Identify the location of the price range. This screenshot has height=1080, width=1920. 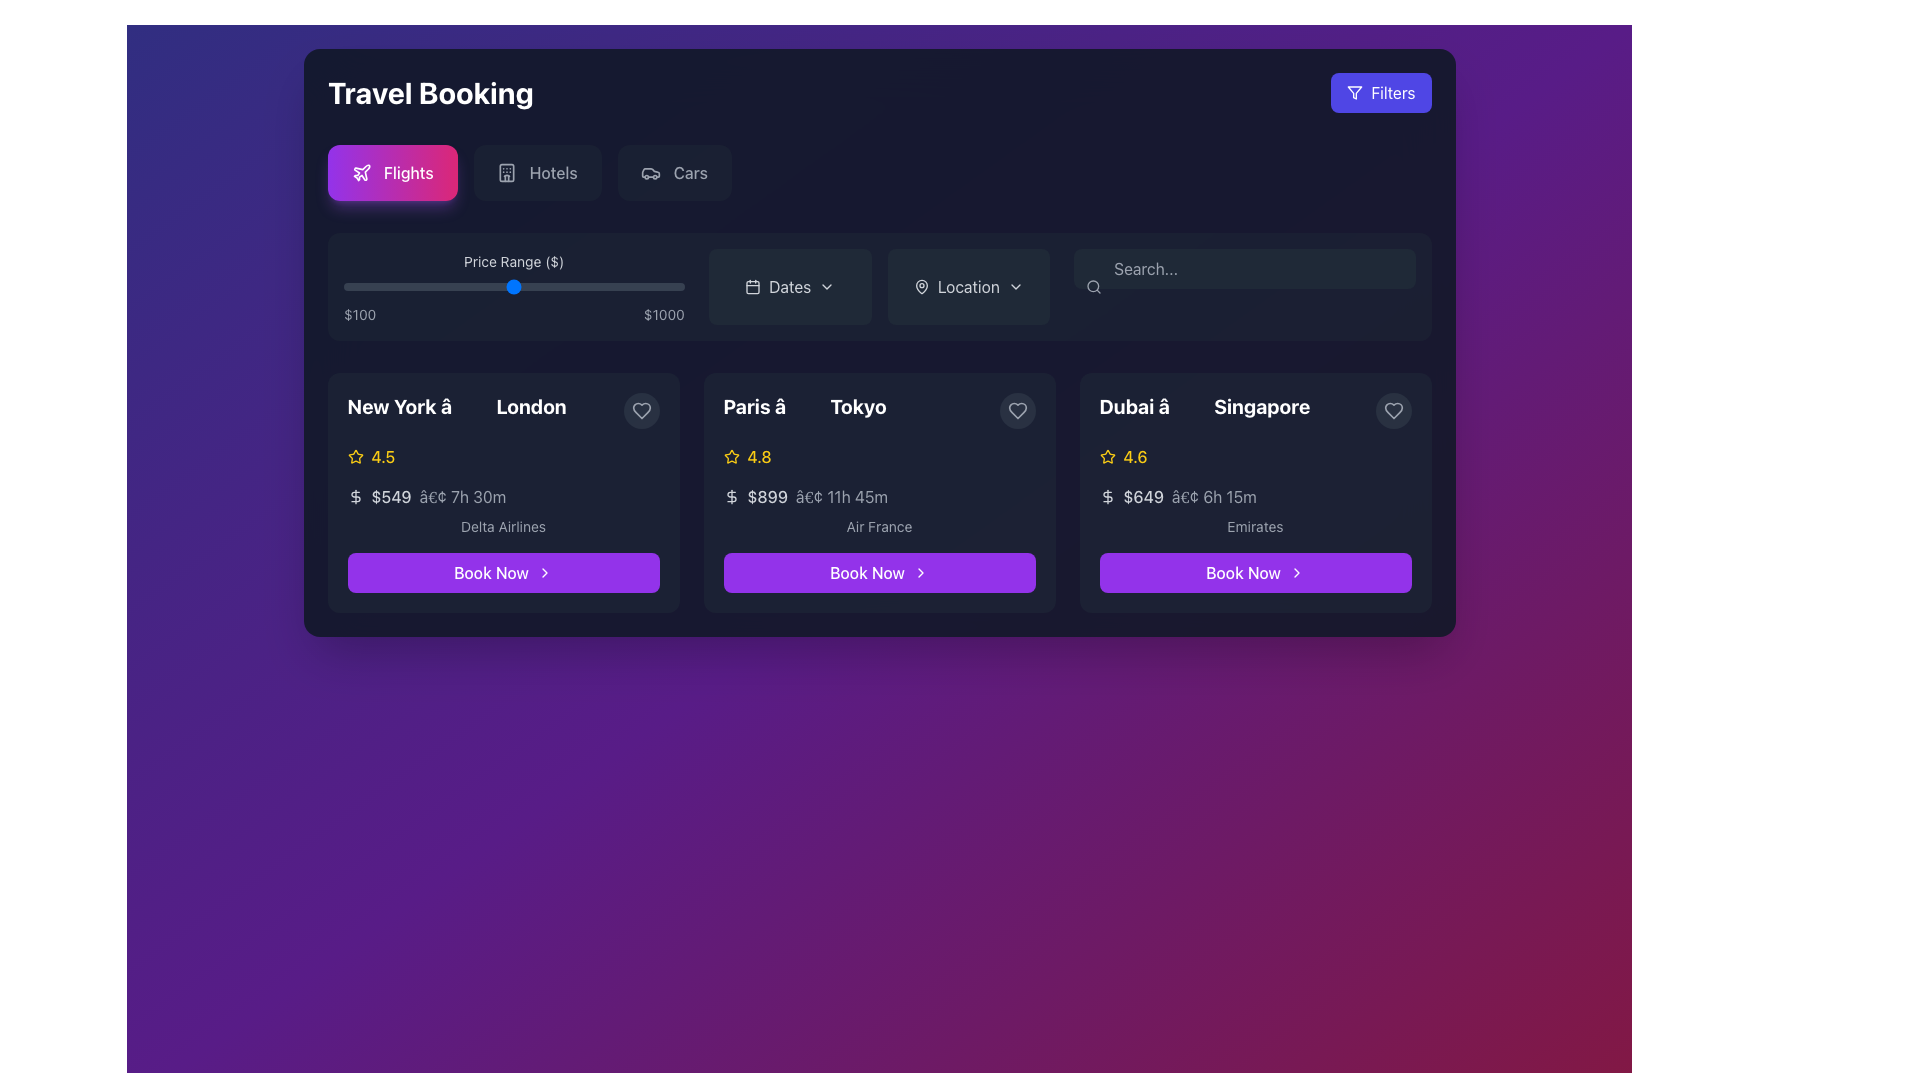
(428, 286).